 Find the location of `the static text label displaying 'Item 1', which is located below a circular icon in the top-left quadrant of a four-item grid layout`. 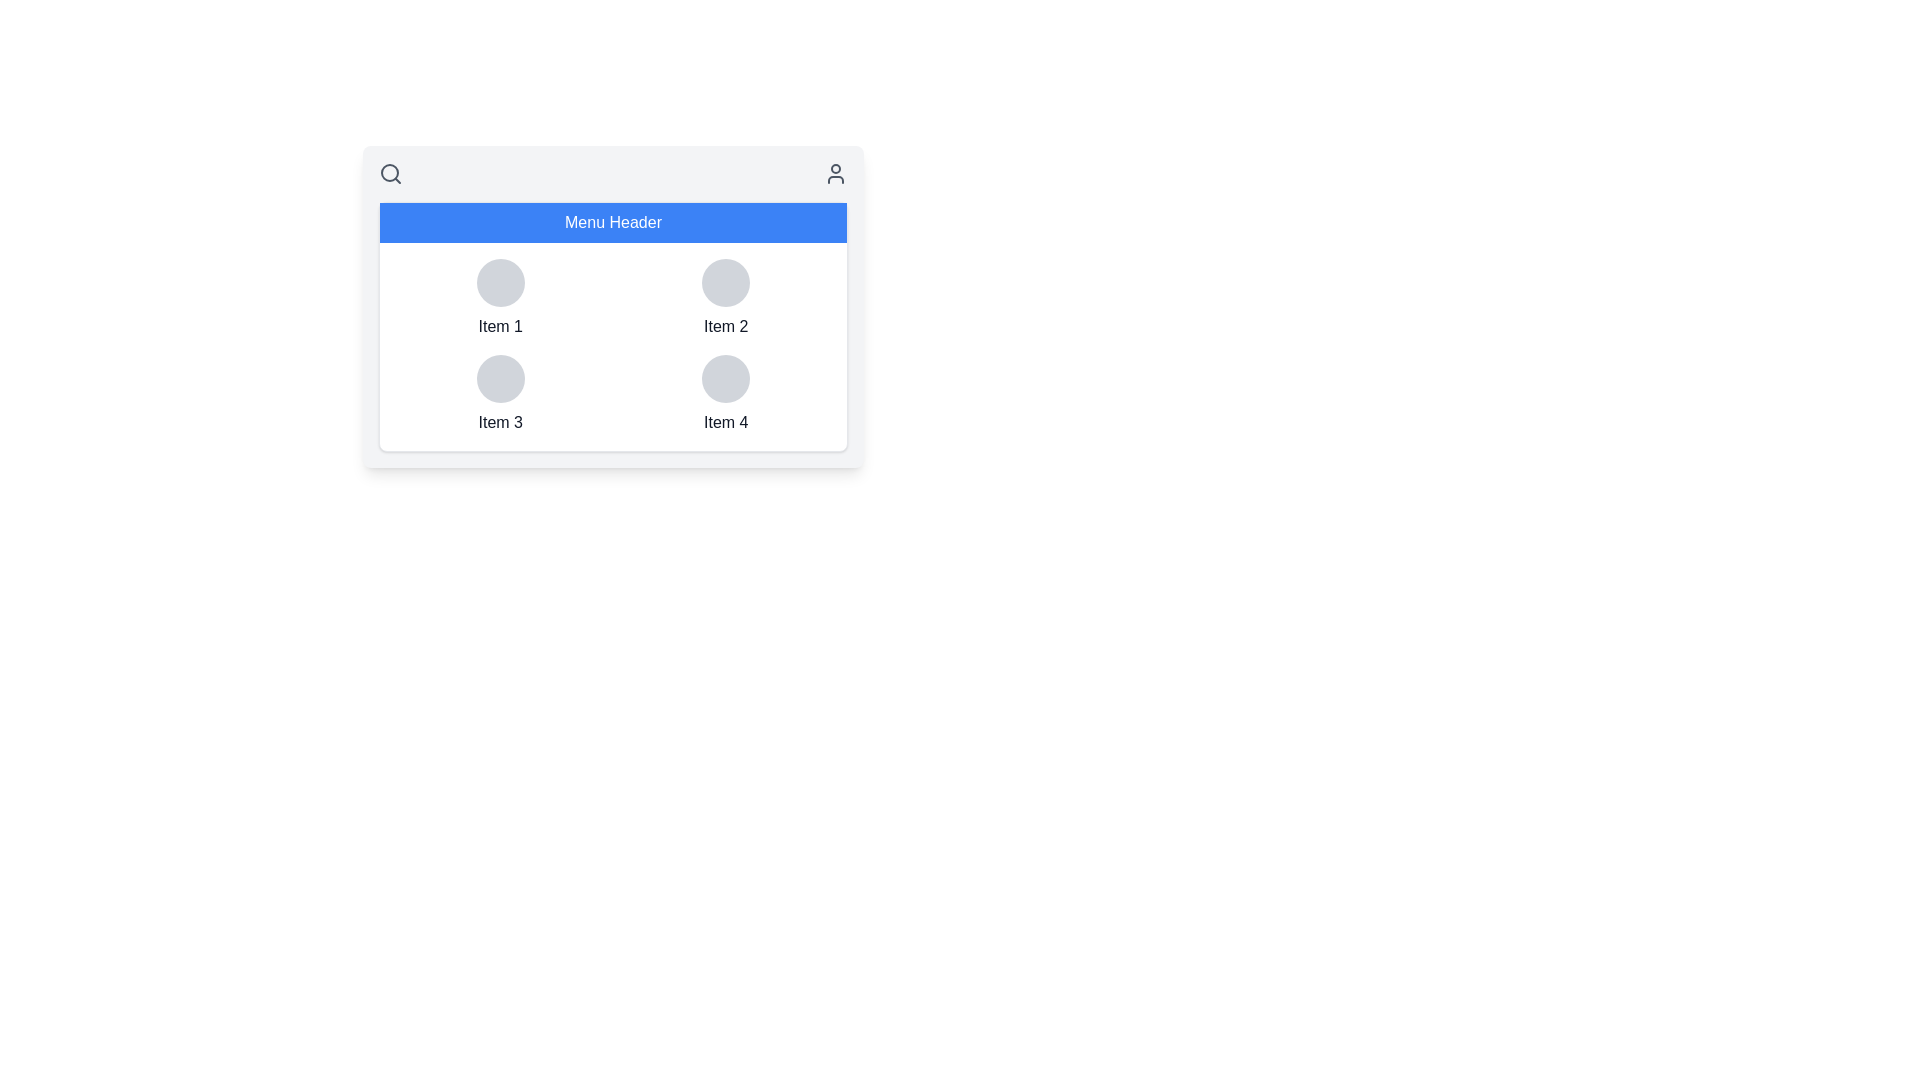

the static text label displaying 'Item 1', which is located below a circular icon in the top-left quadrant of a four-item grid layout is located at coordinates (500, 326).